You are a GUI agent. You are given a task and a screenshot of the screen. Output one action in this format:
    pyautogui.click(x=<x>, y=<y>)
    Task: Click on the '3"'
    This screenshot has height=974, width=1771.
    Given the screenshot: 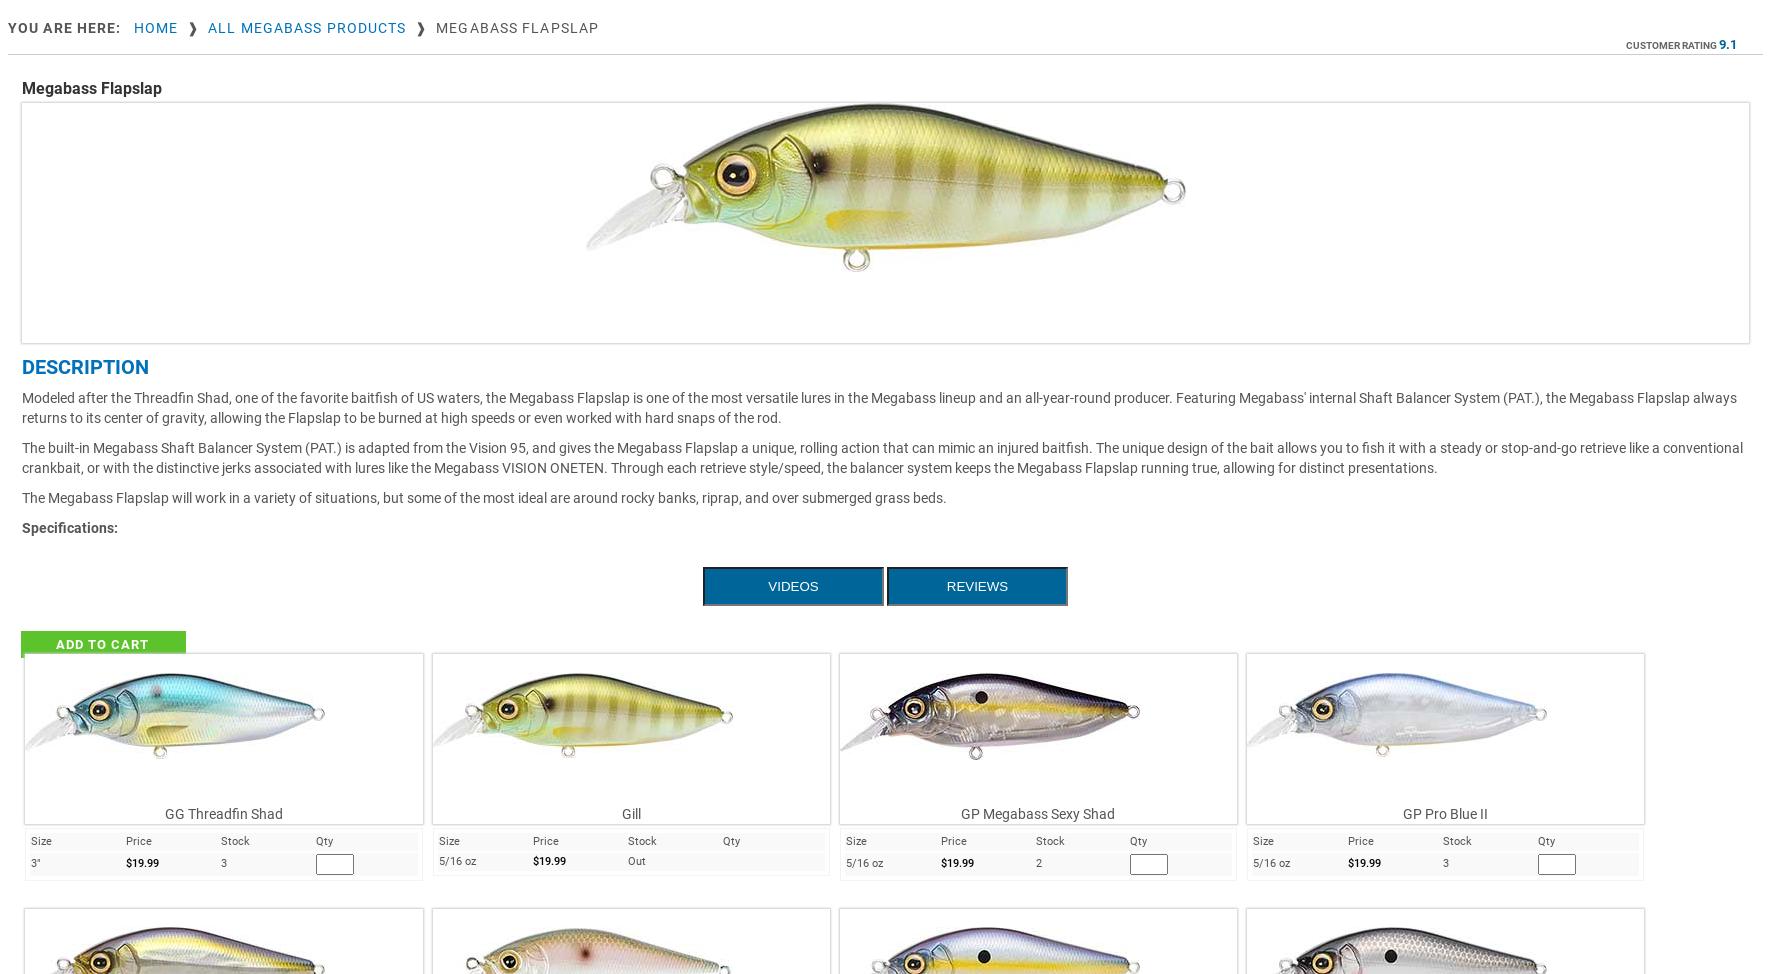 What is the action you would take?
    pyautogui.click(x=34, y=863)
    